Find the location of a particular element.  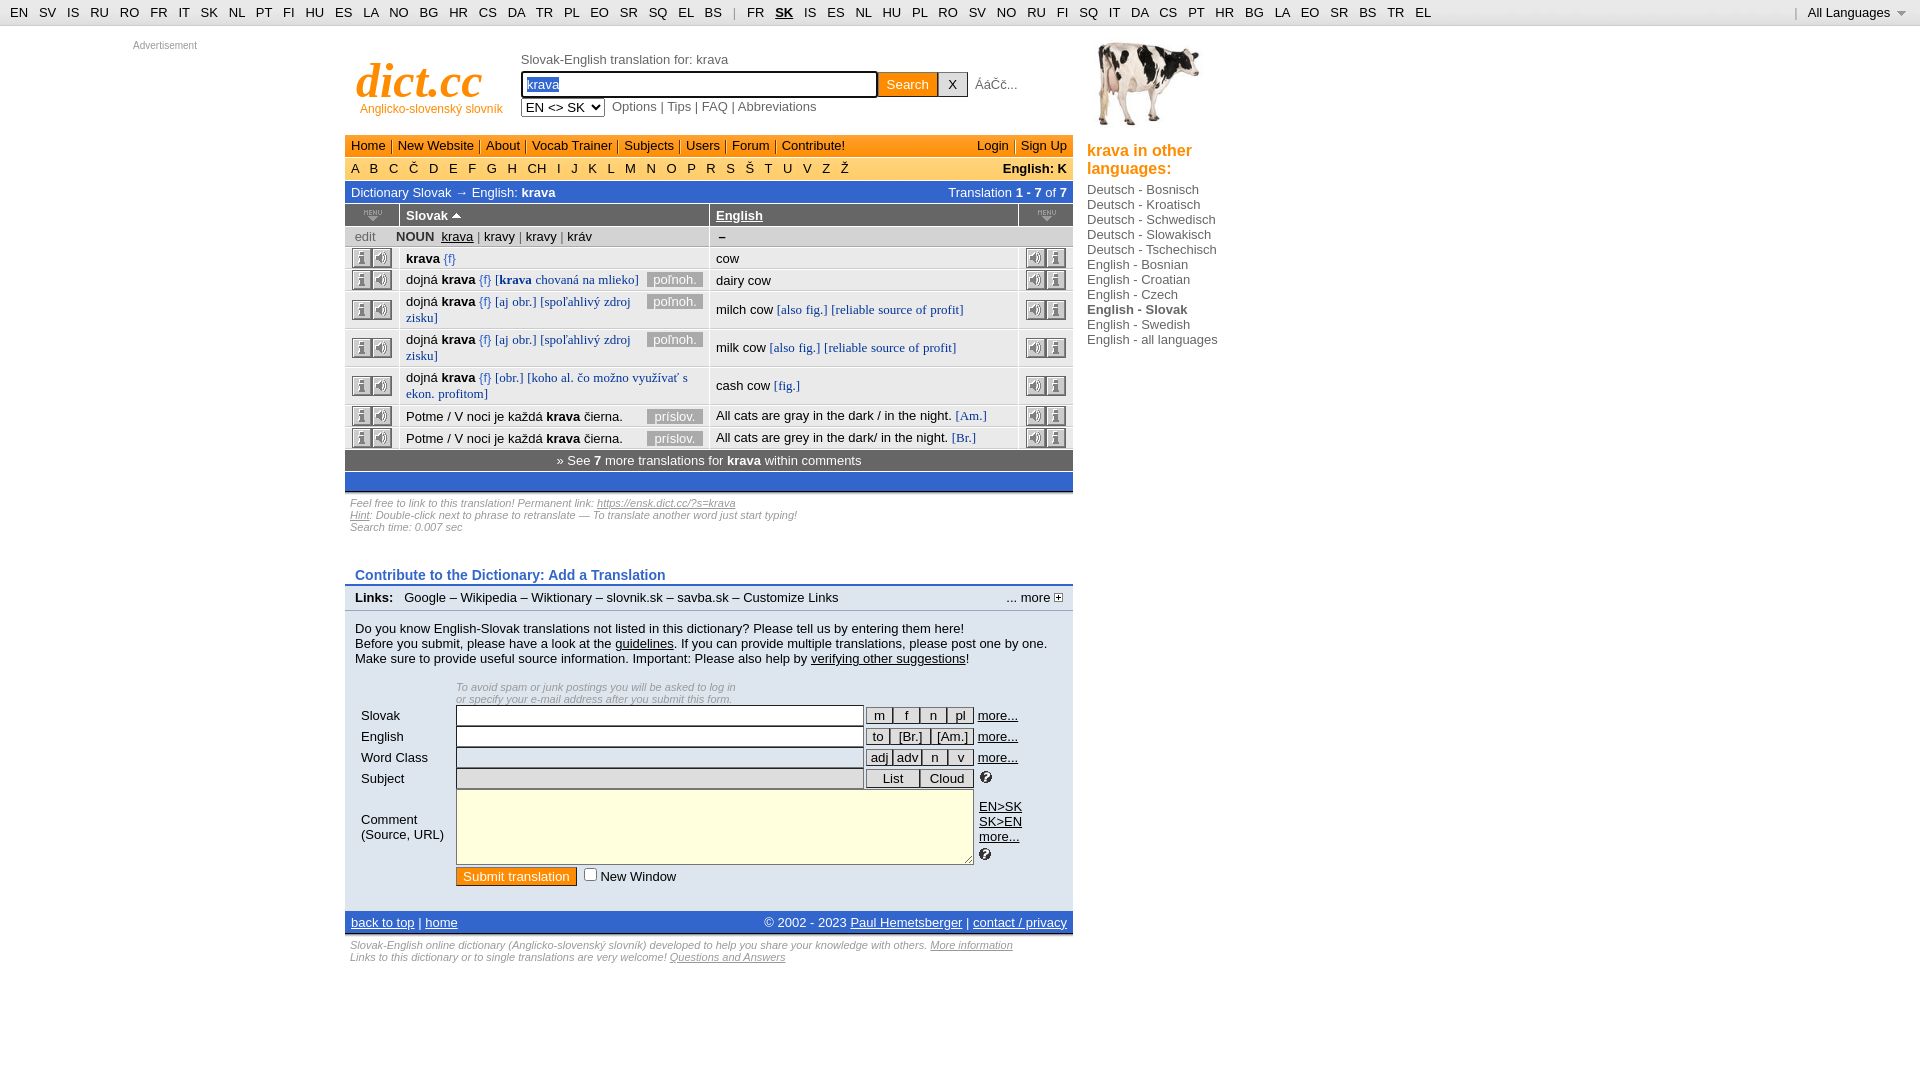

'English - Bosnian' is located at coordinates (1137, 263).